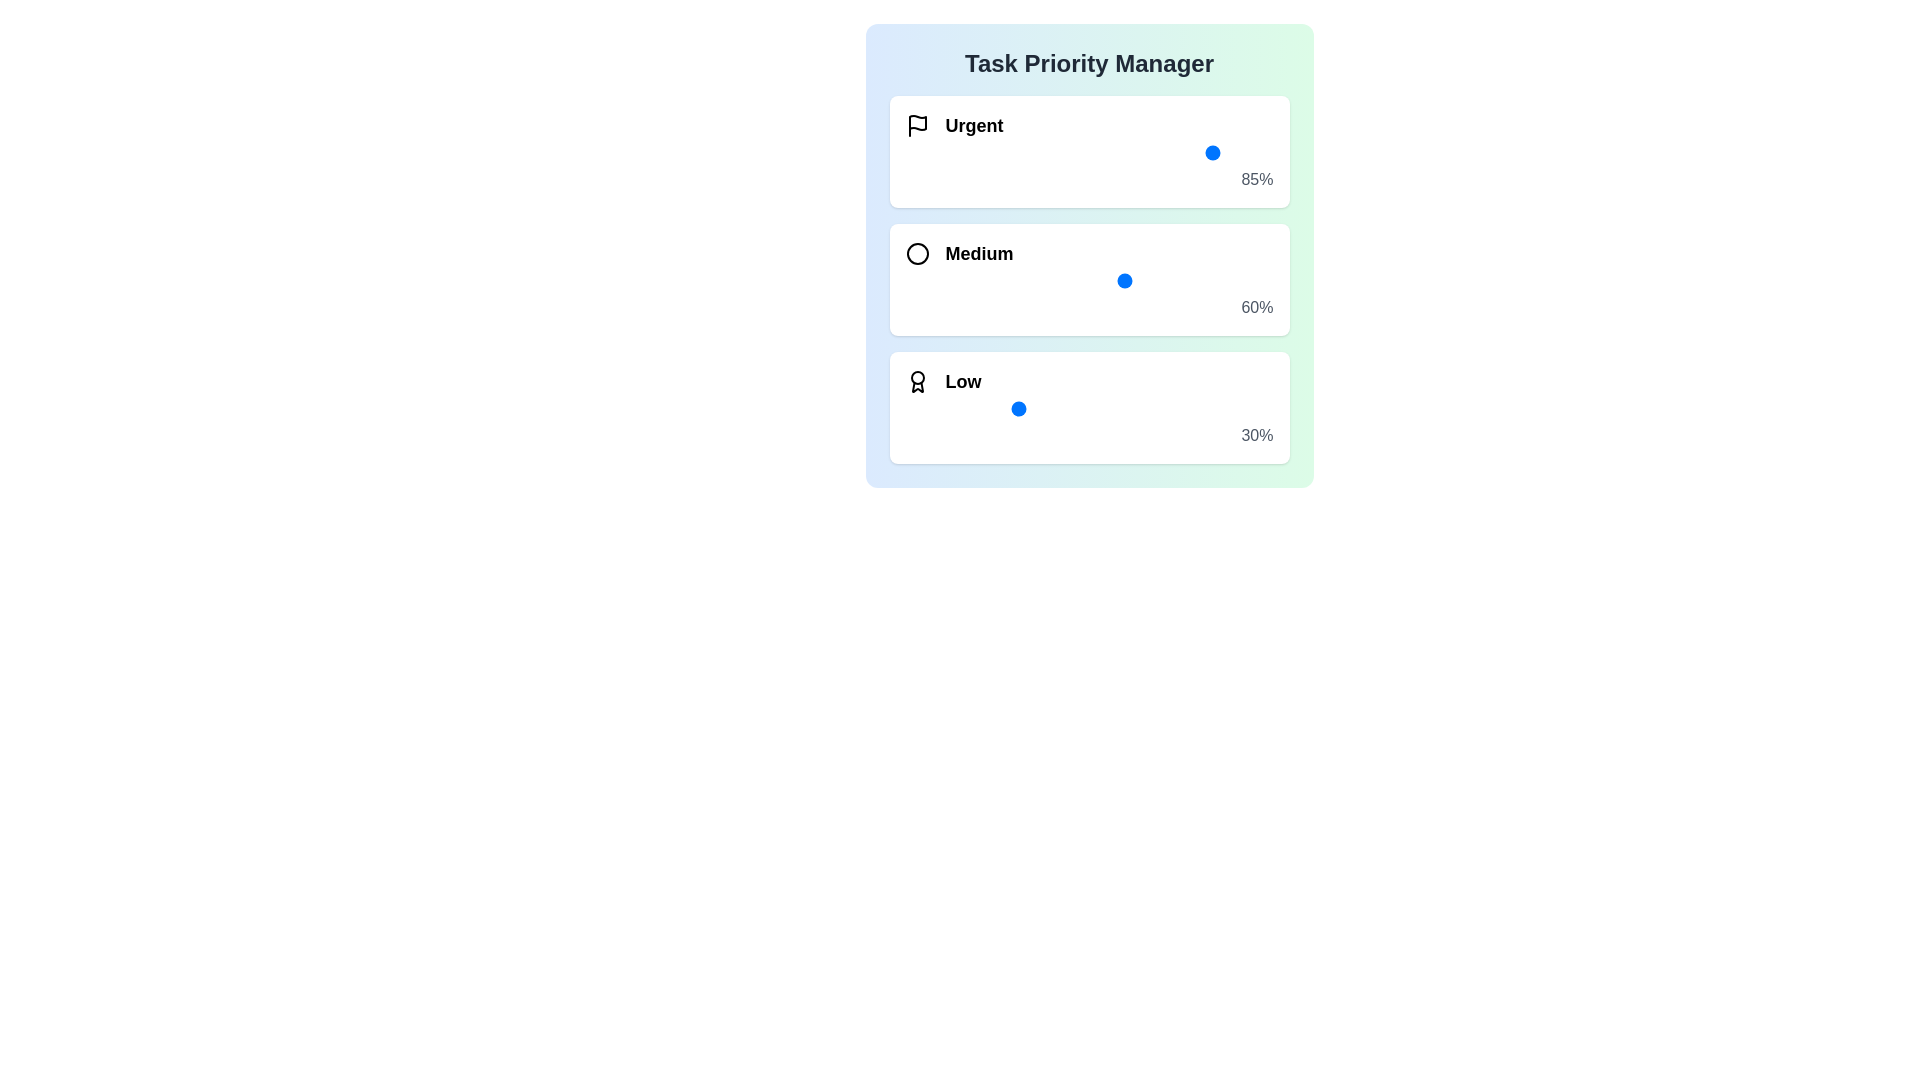 Image resolution: width=1920 pixels, height=1080 pixels. What do you see at coordinates (1159, 152) in the screenshot?
I see `the priority slider for the 'Urgent' task to 69%` at bounding box center [1159, 152].